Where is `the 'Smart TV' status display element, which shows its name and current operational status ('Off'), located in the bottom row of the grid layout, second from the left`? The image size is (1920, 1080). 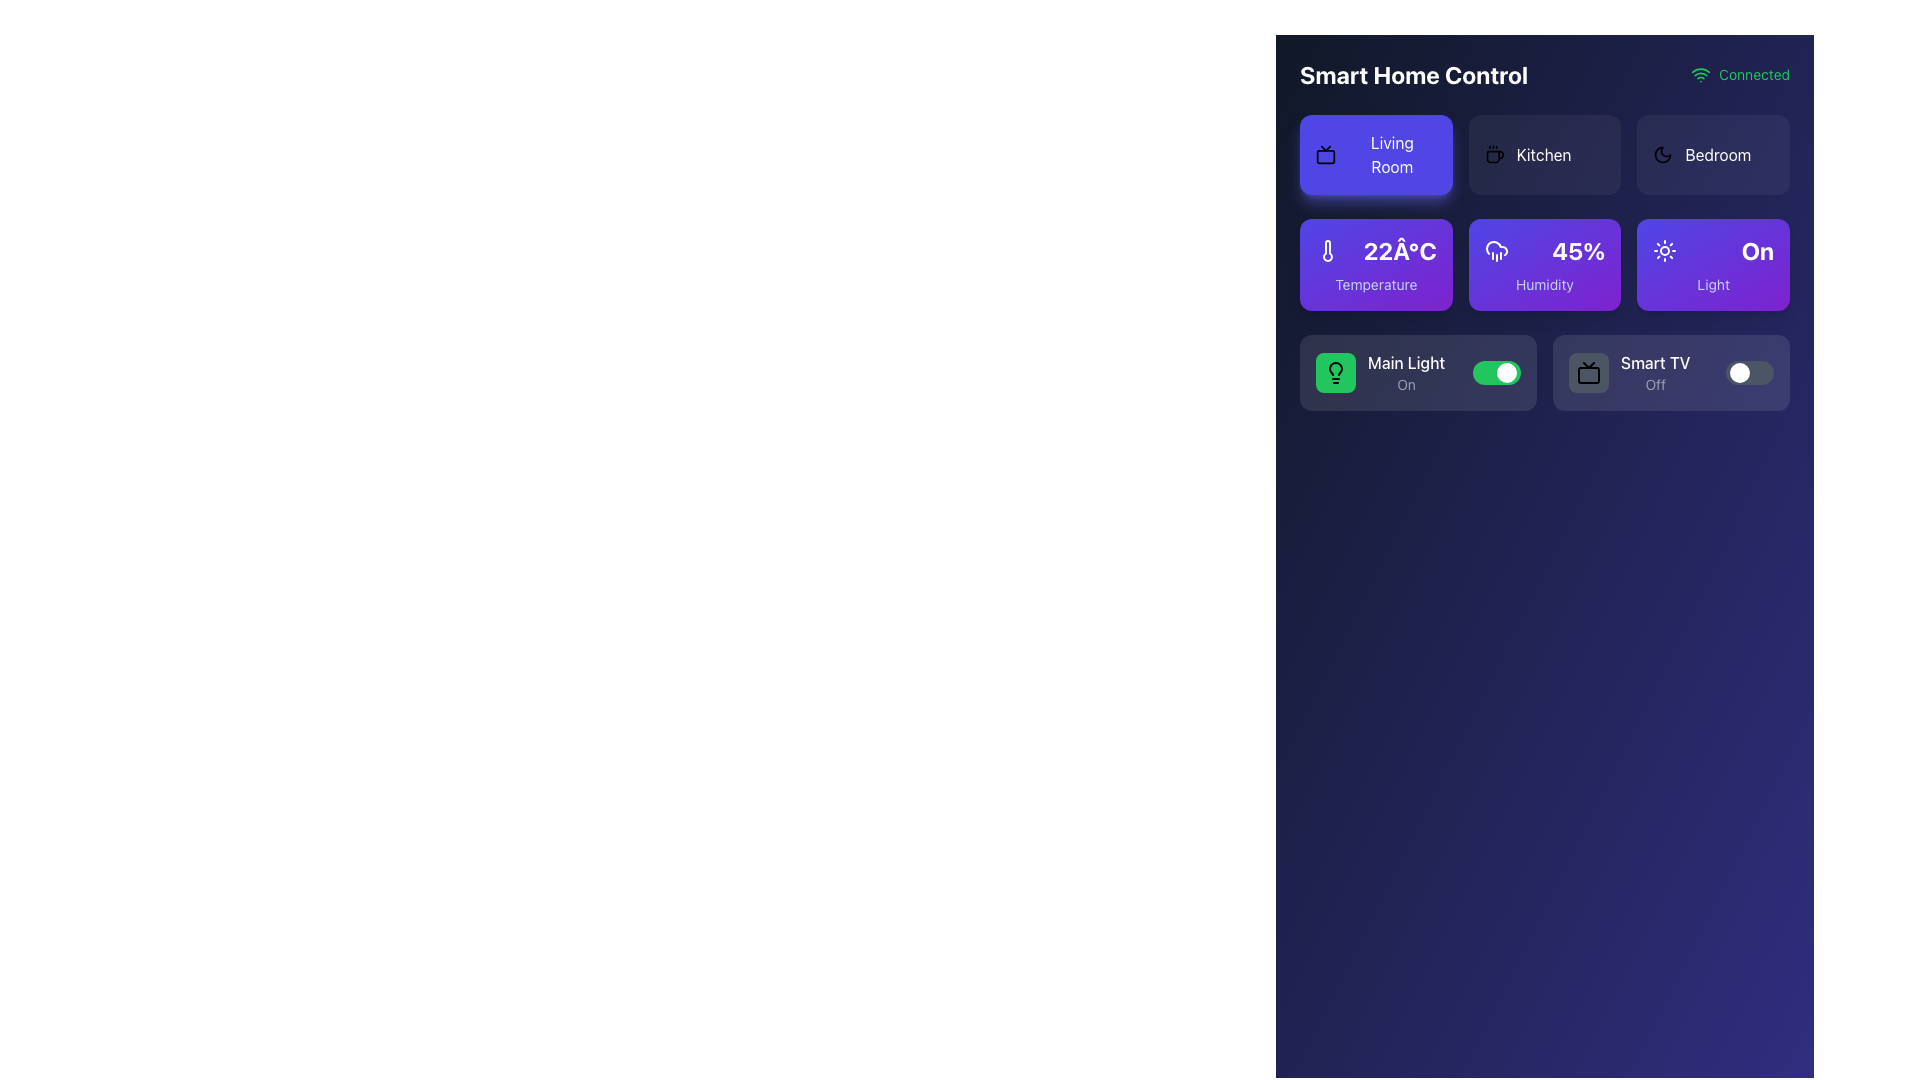 the 'Smart TV' status display element, which shows its name and current operational status ('Off'), located in the bottom row of the grid layout, second from the left is located at coordinates (1629, 373).